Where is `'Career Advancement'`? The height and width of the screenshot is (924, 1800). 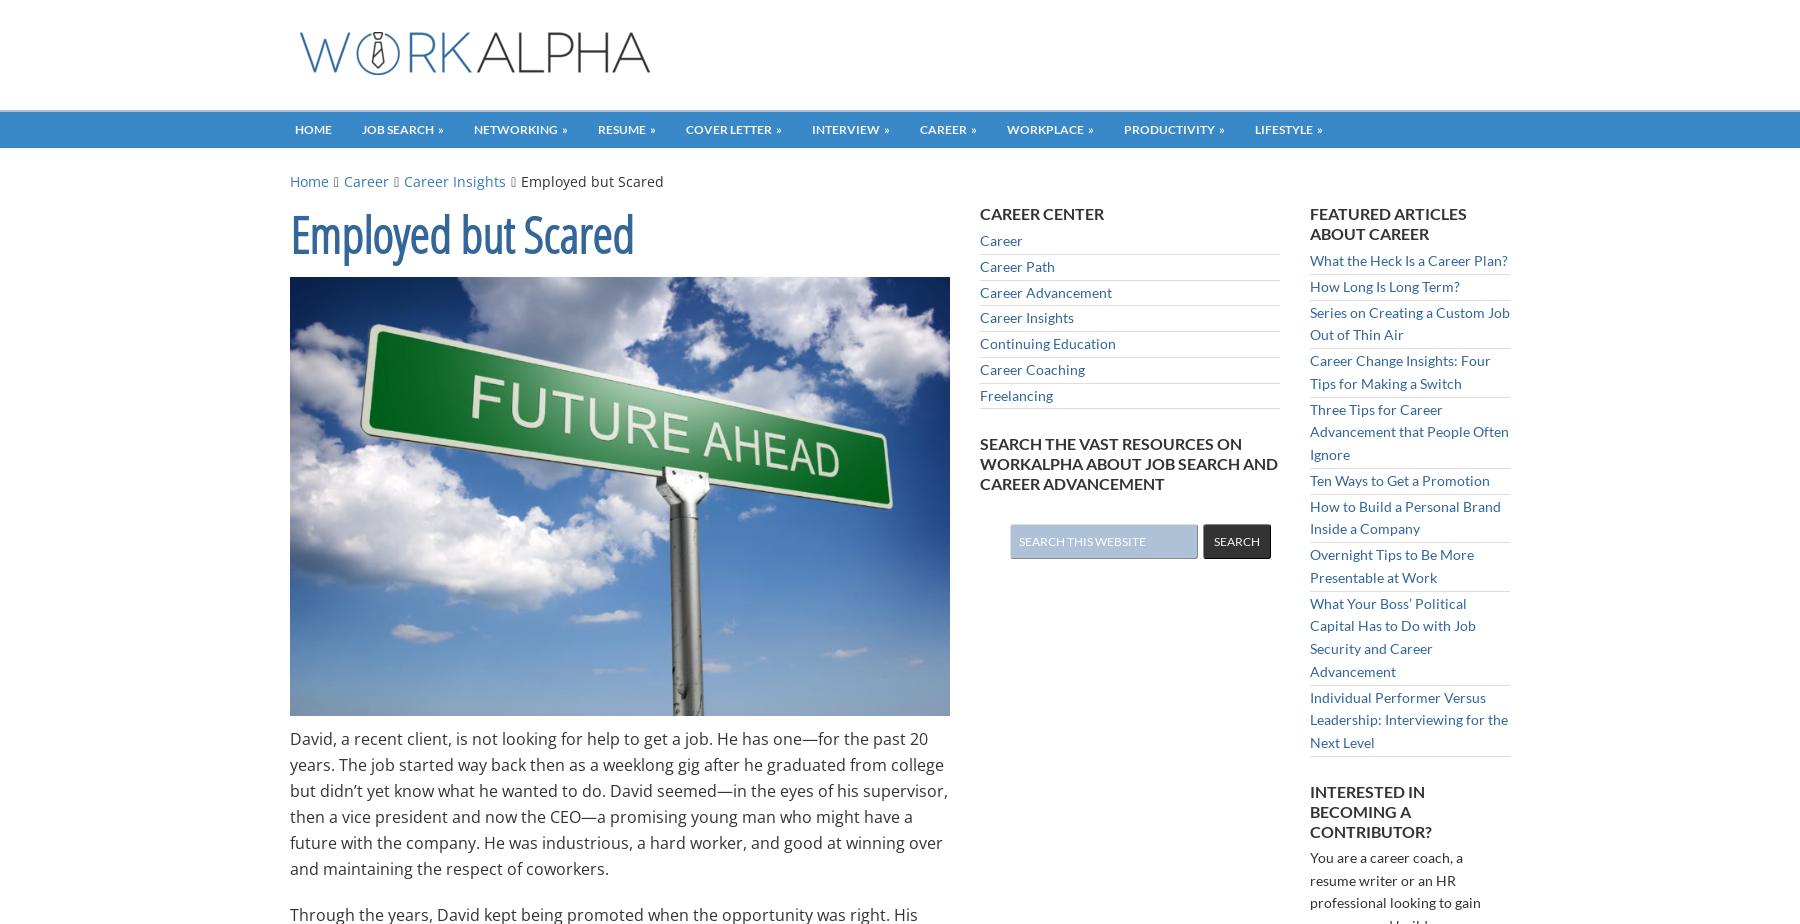 'Career Advancement' is located at coordinates (1045, 291).